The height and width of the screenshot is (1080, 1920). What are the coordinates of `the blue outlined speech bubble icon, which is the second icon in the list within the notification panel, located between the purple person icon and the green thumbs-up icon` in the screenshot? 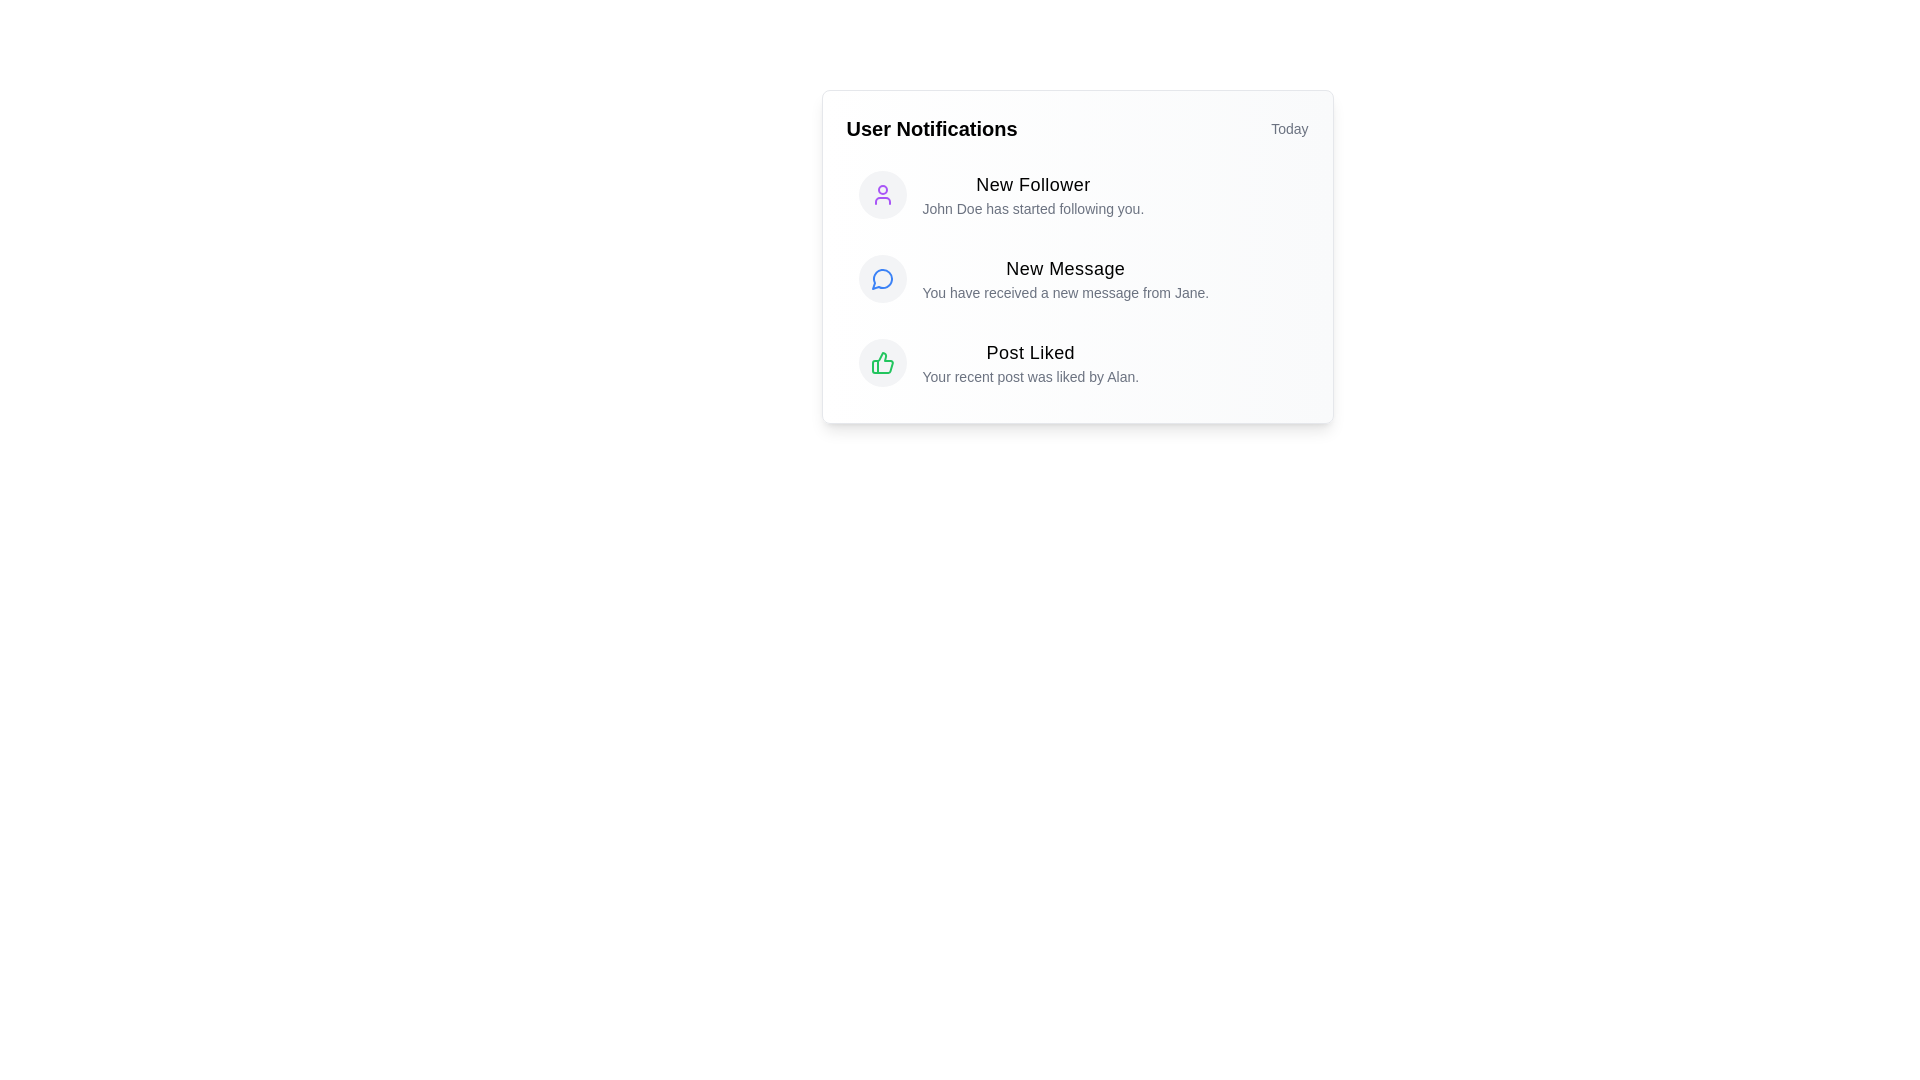 It's located at (881, 278).